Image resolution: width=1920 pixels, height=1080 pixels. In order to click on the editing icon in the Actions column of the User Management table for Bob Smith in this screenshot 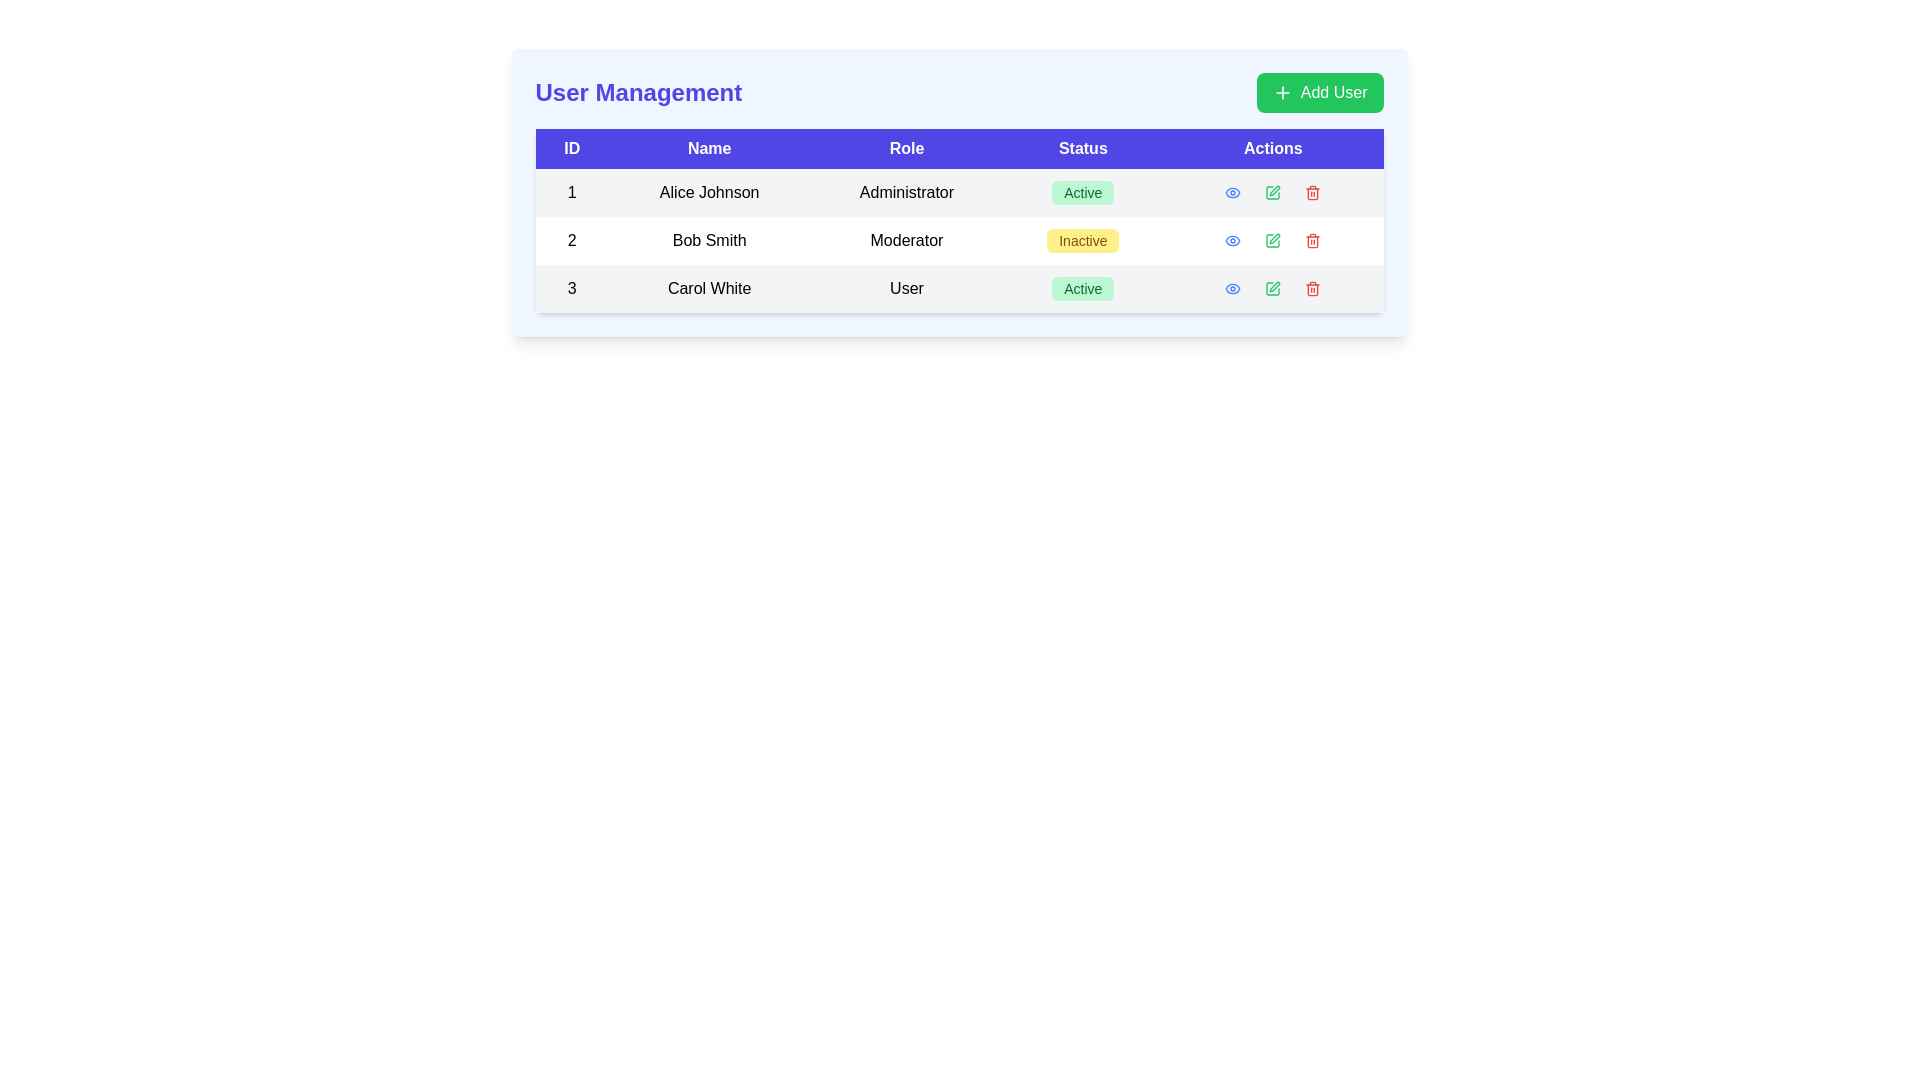, I will do `click(1274, 238)`.